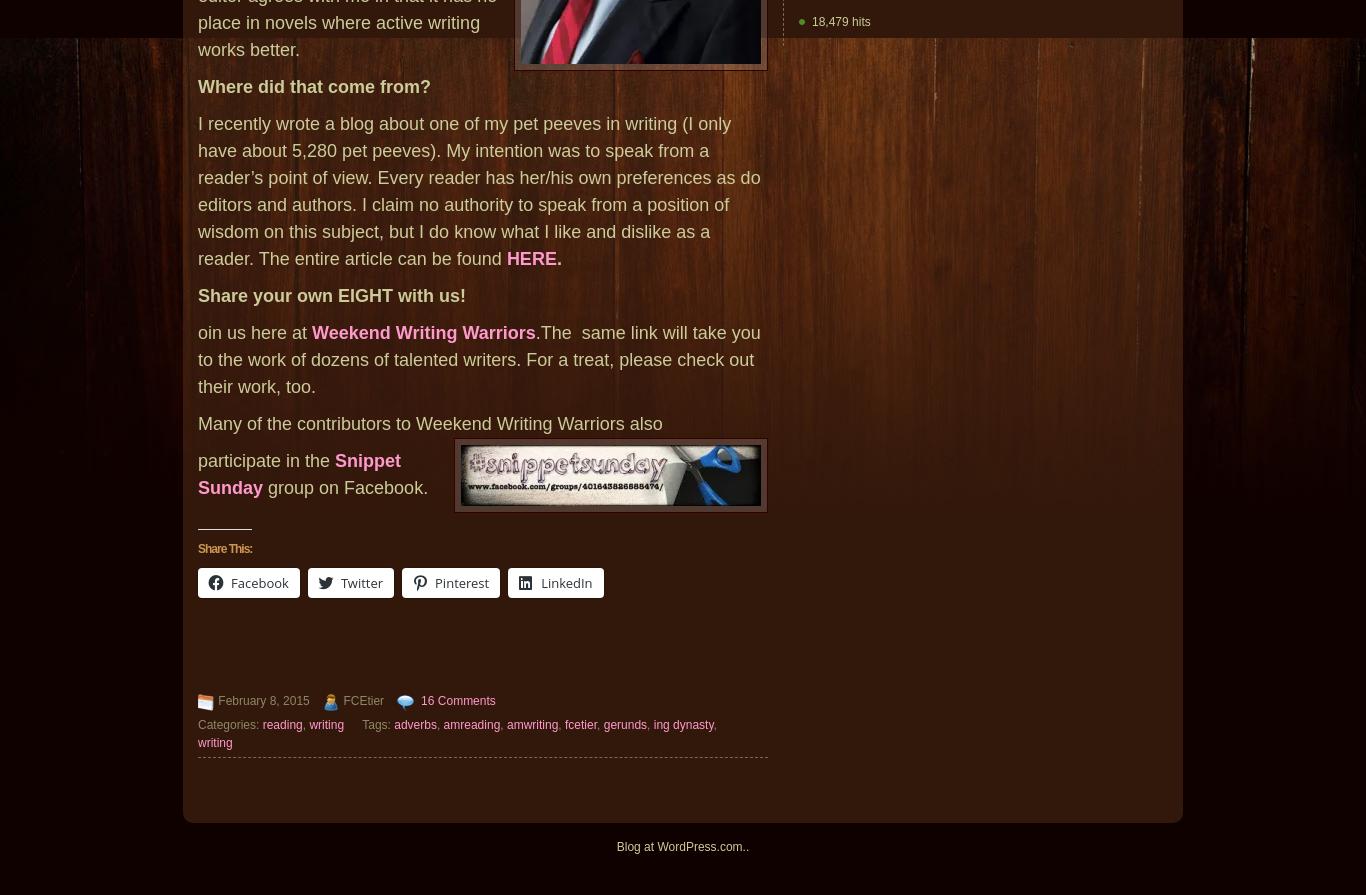 This screenshot has height=895, width=1366. Describe the element at coordinates (683, 722) in the screenshot. I see `'ing dynasty'` at that location.